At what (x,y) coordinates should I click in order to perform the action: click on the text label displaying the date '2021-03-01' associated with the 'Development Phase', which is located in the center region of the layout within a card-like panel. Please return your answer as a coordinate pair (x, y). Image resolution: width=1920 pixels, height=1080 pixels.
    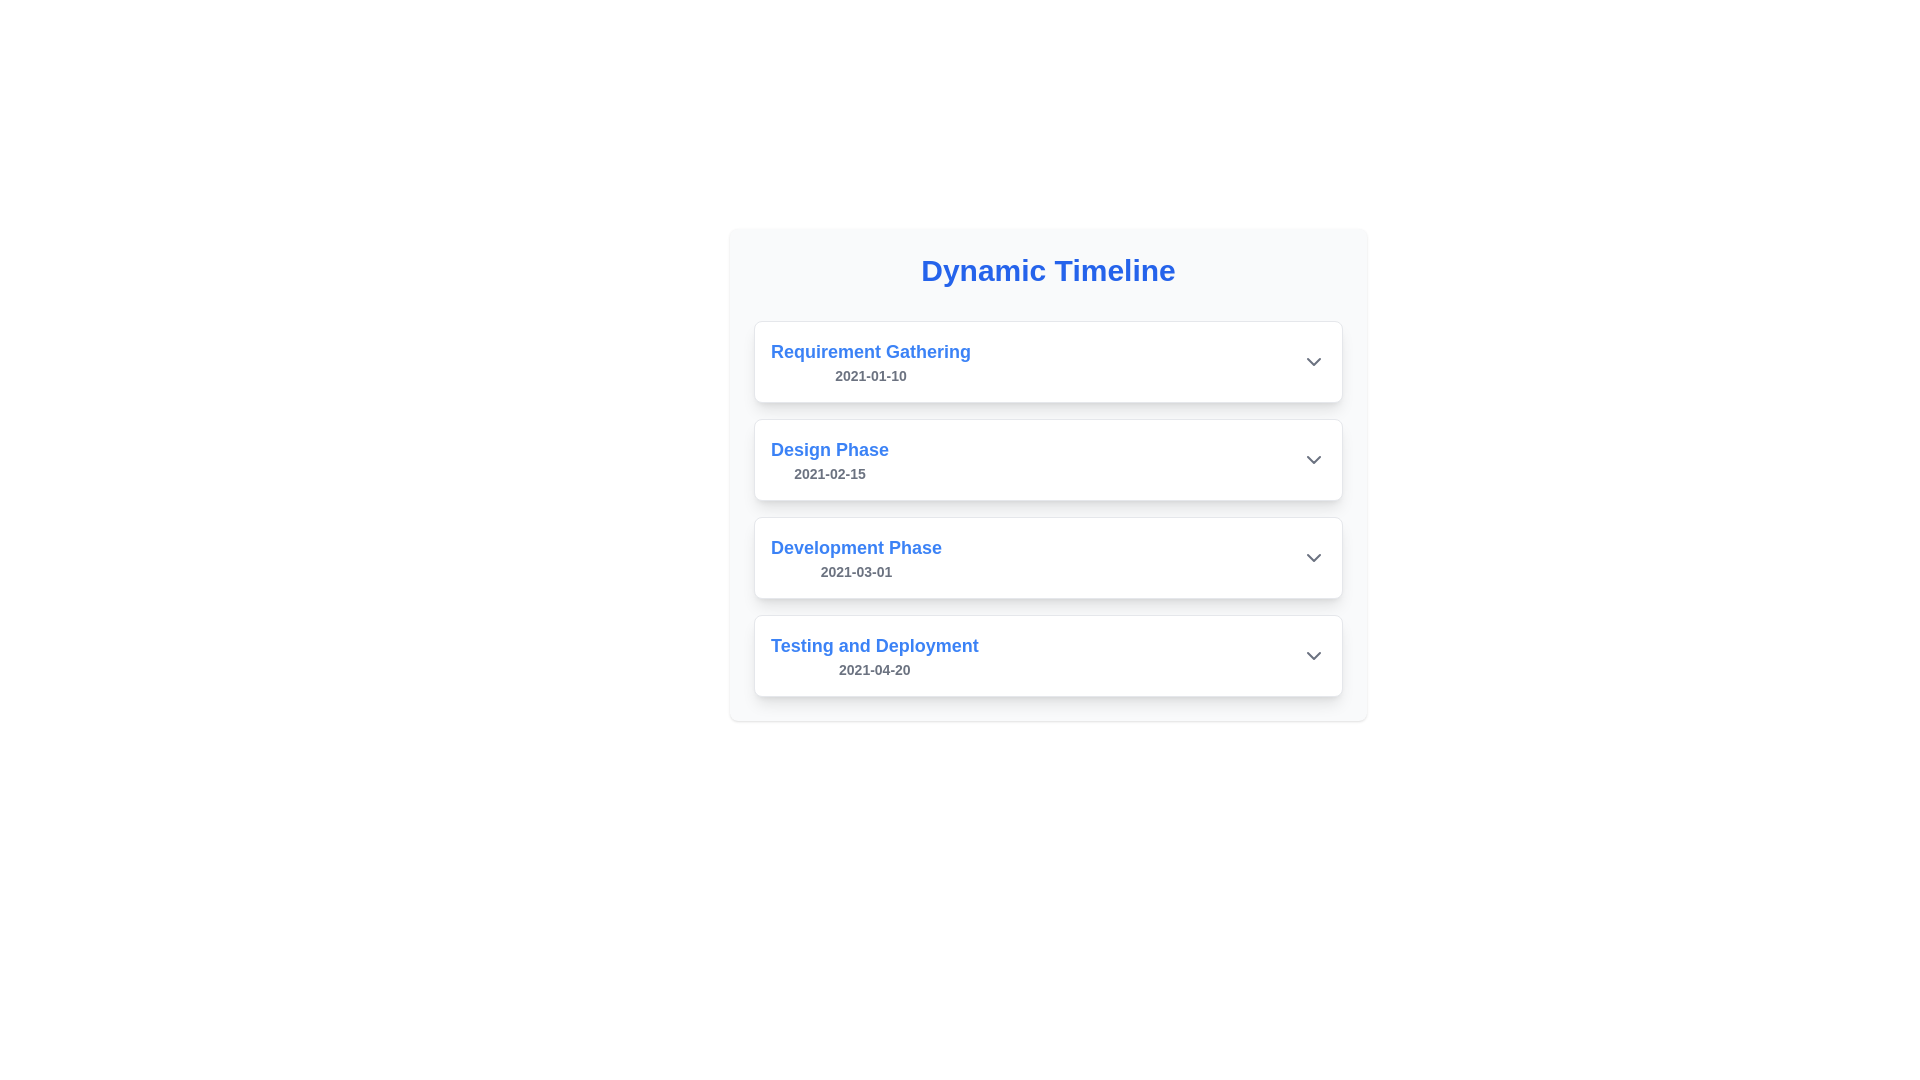
    Looking at the image, I should click on (856, 571).